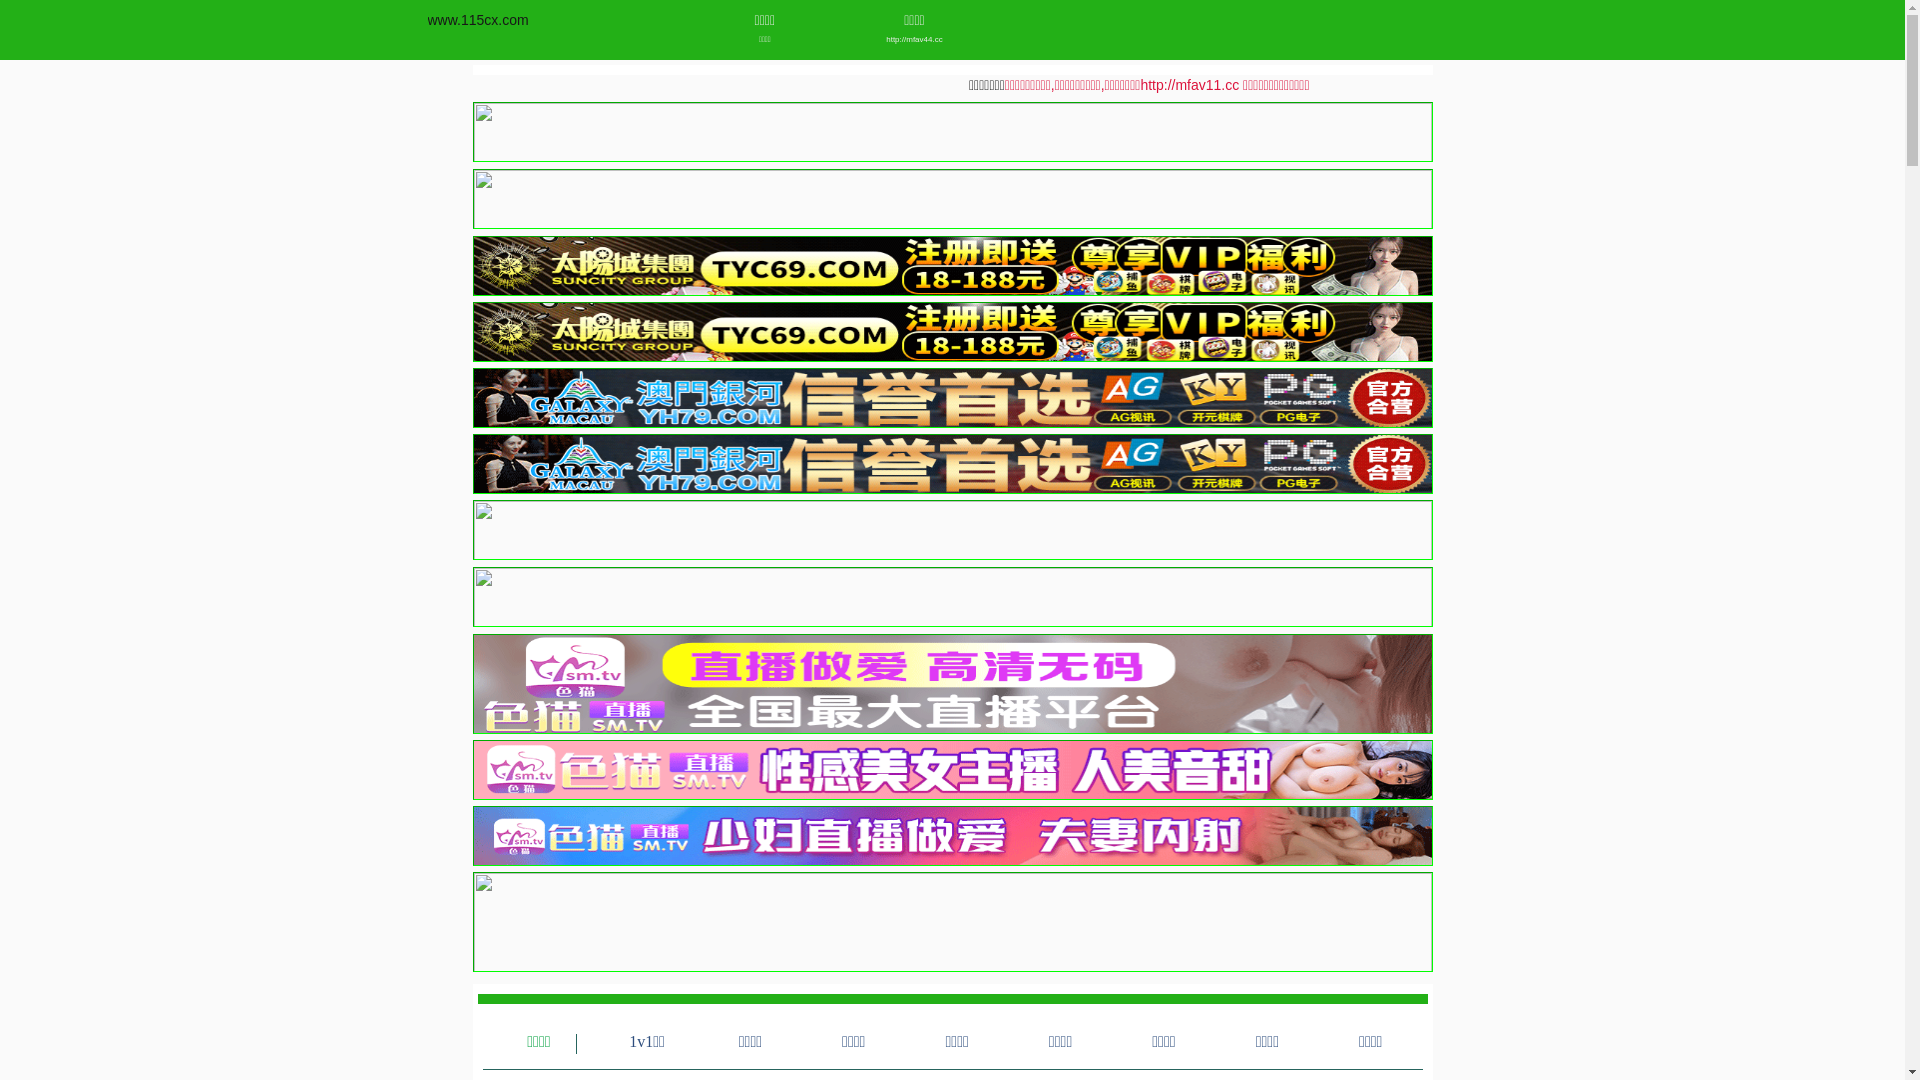  What do you see at coordinates (477, 19) in the screenshot?
I see `'www.115cx.com'` at bounding box center [477, 19].